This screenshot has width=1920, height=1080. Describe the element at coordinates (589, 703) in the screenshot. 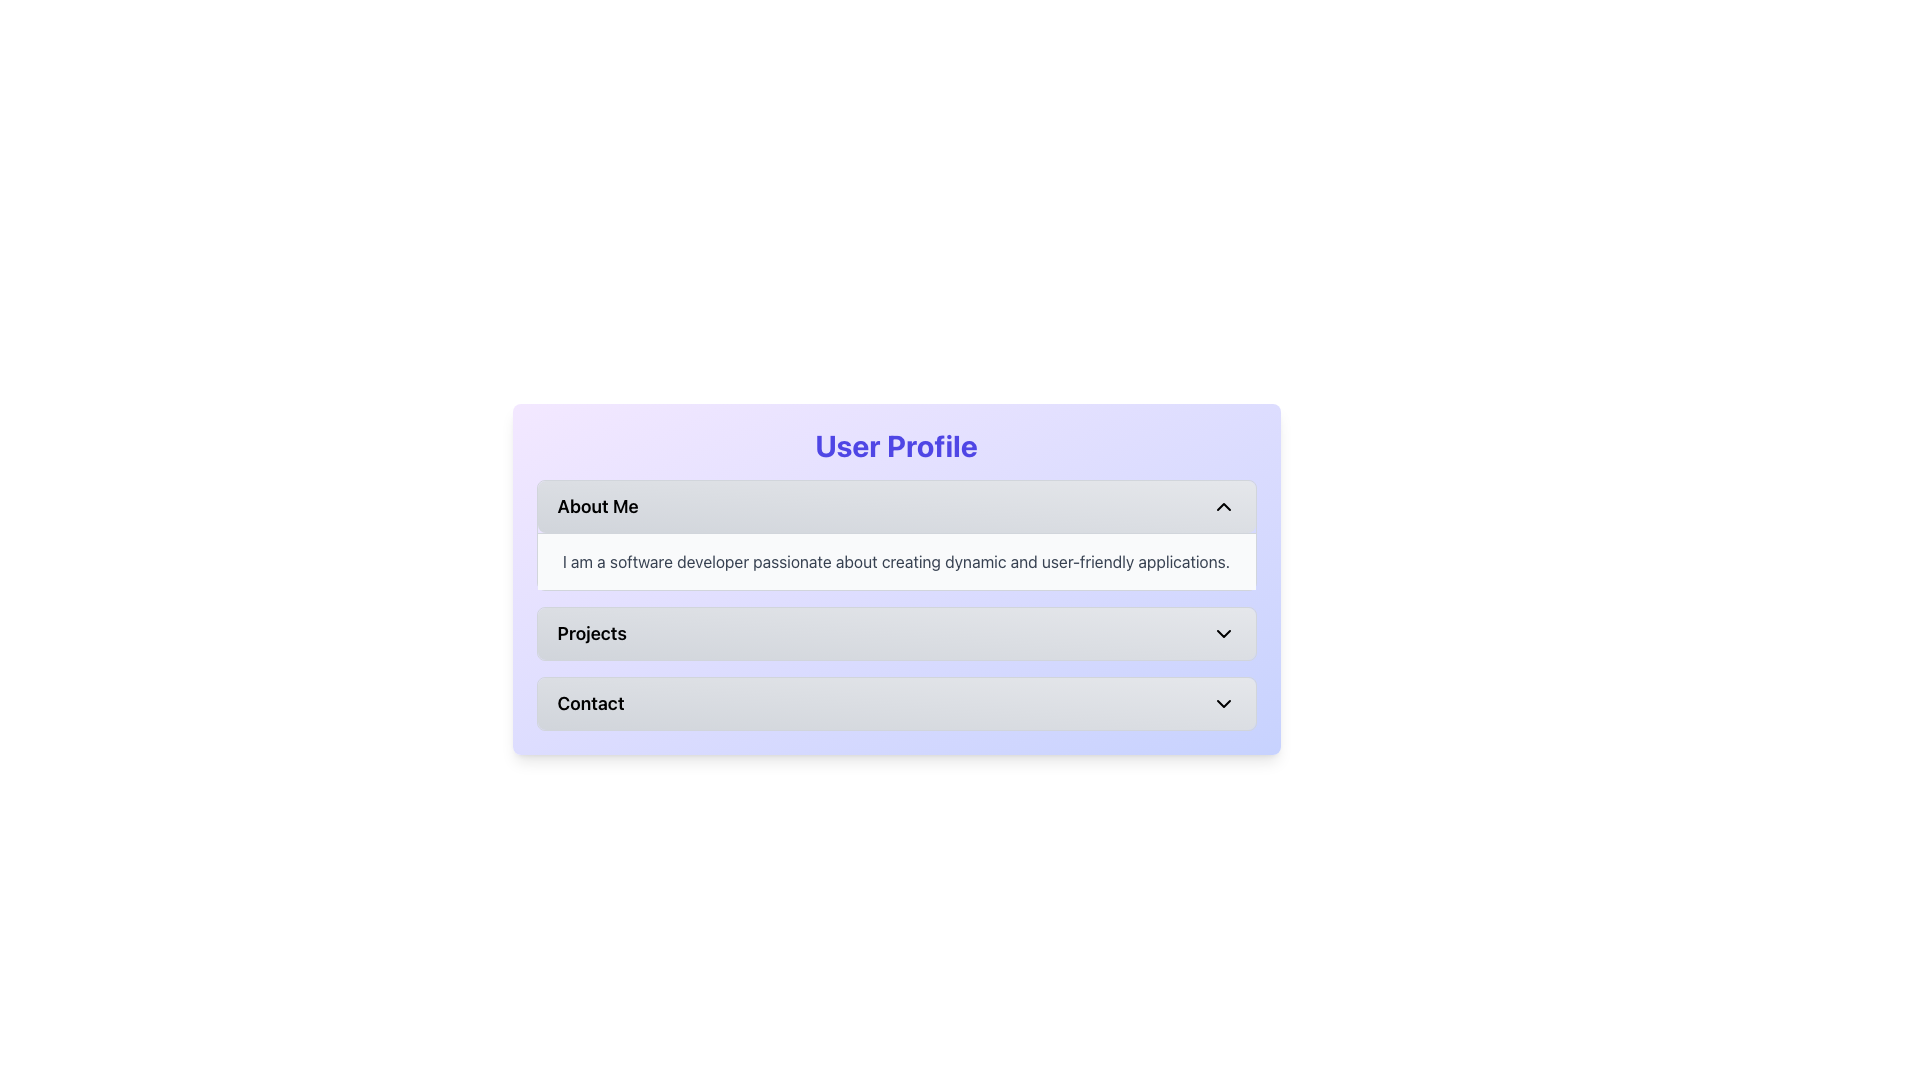

I see `the 'Contact' label located within the expanding section, which displays the text in bold font` at that location.